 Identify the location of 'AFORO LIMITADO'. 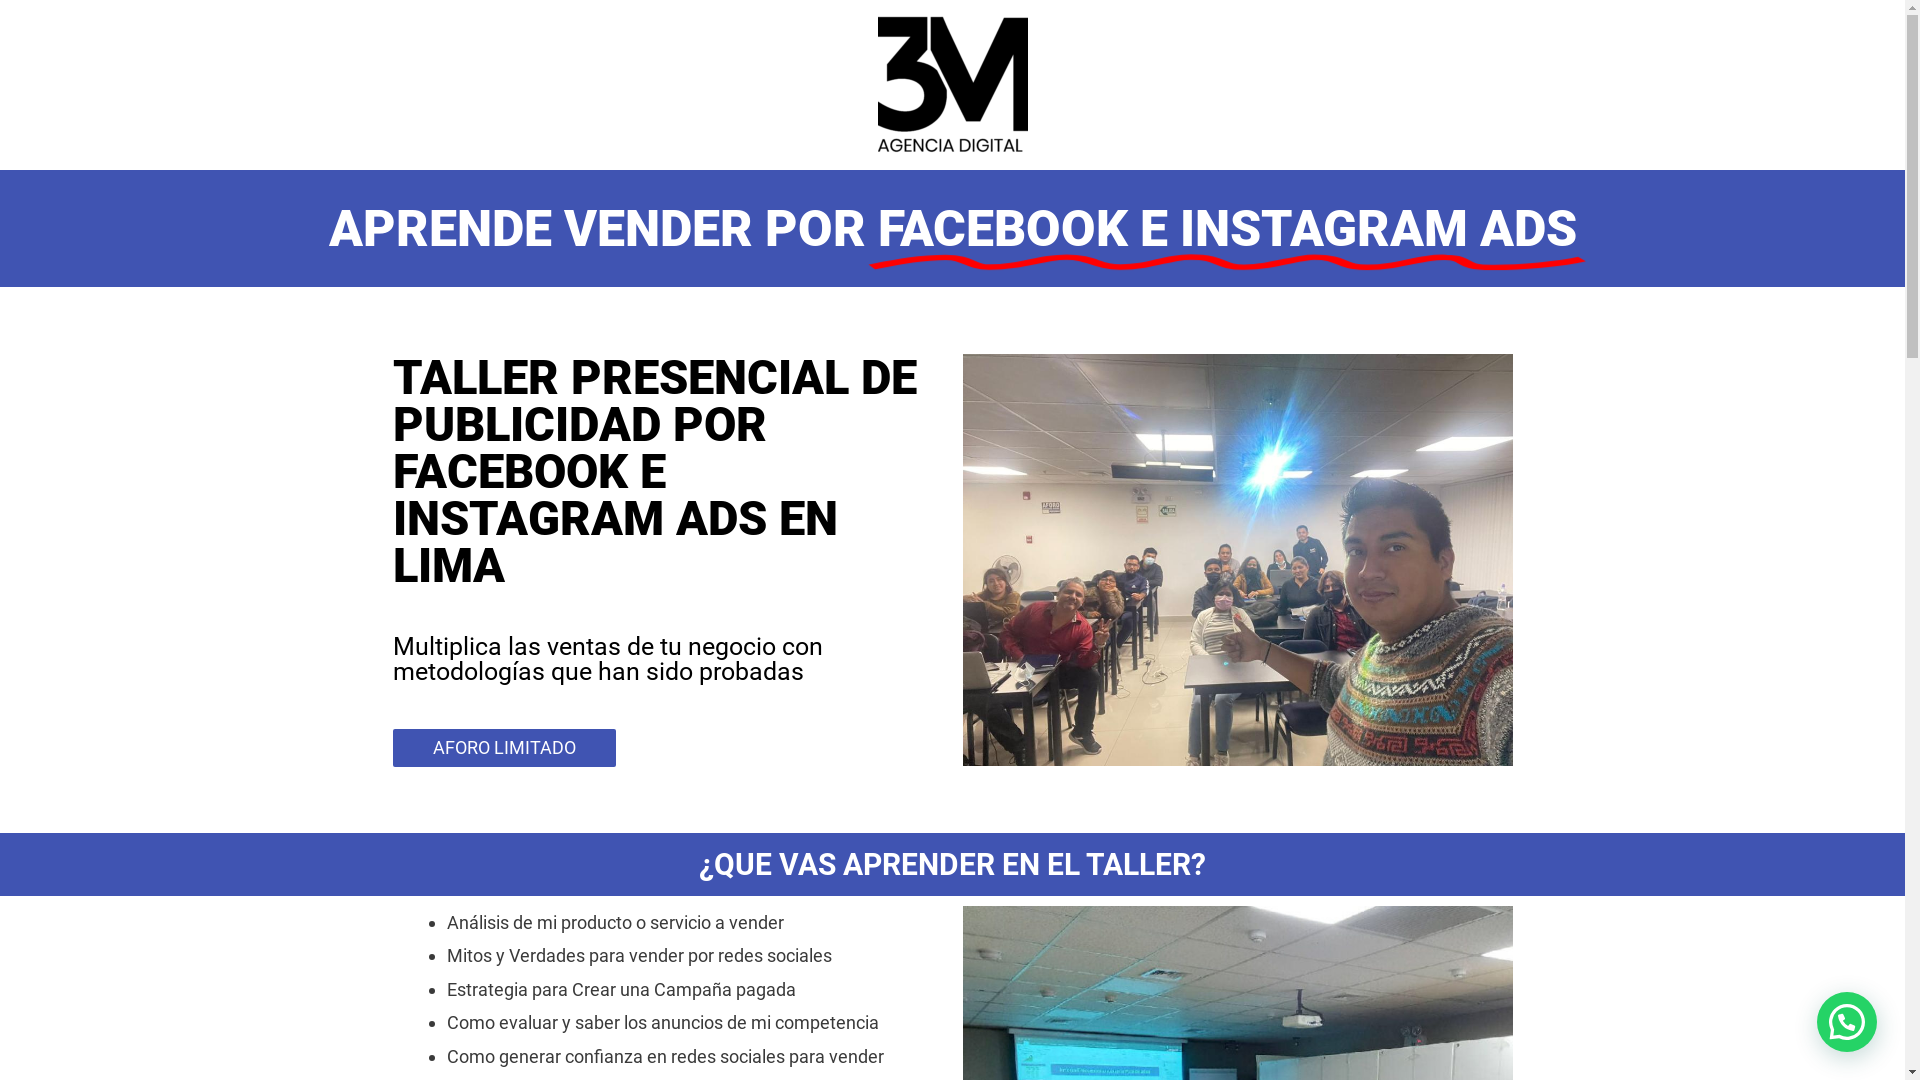
(392, 747).